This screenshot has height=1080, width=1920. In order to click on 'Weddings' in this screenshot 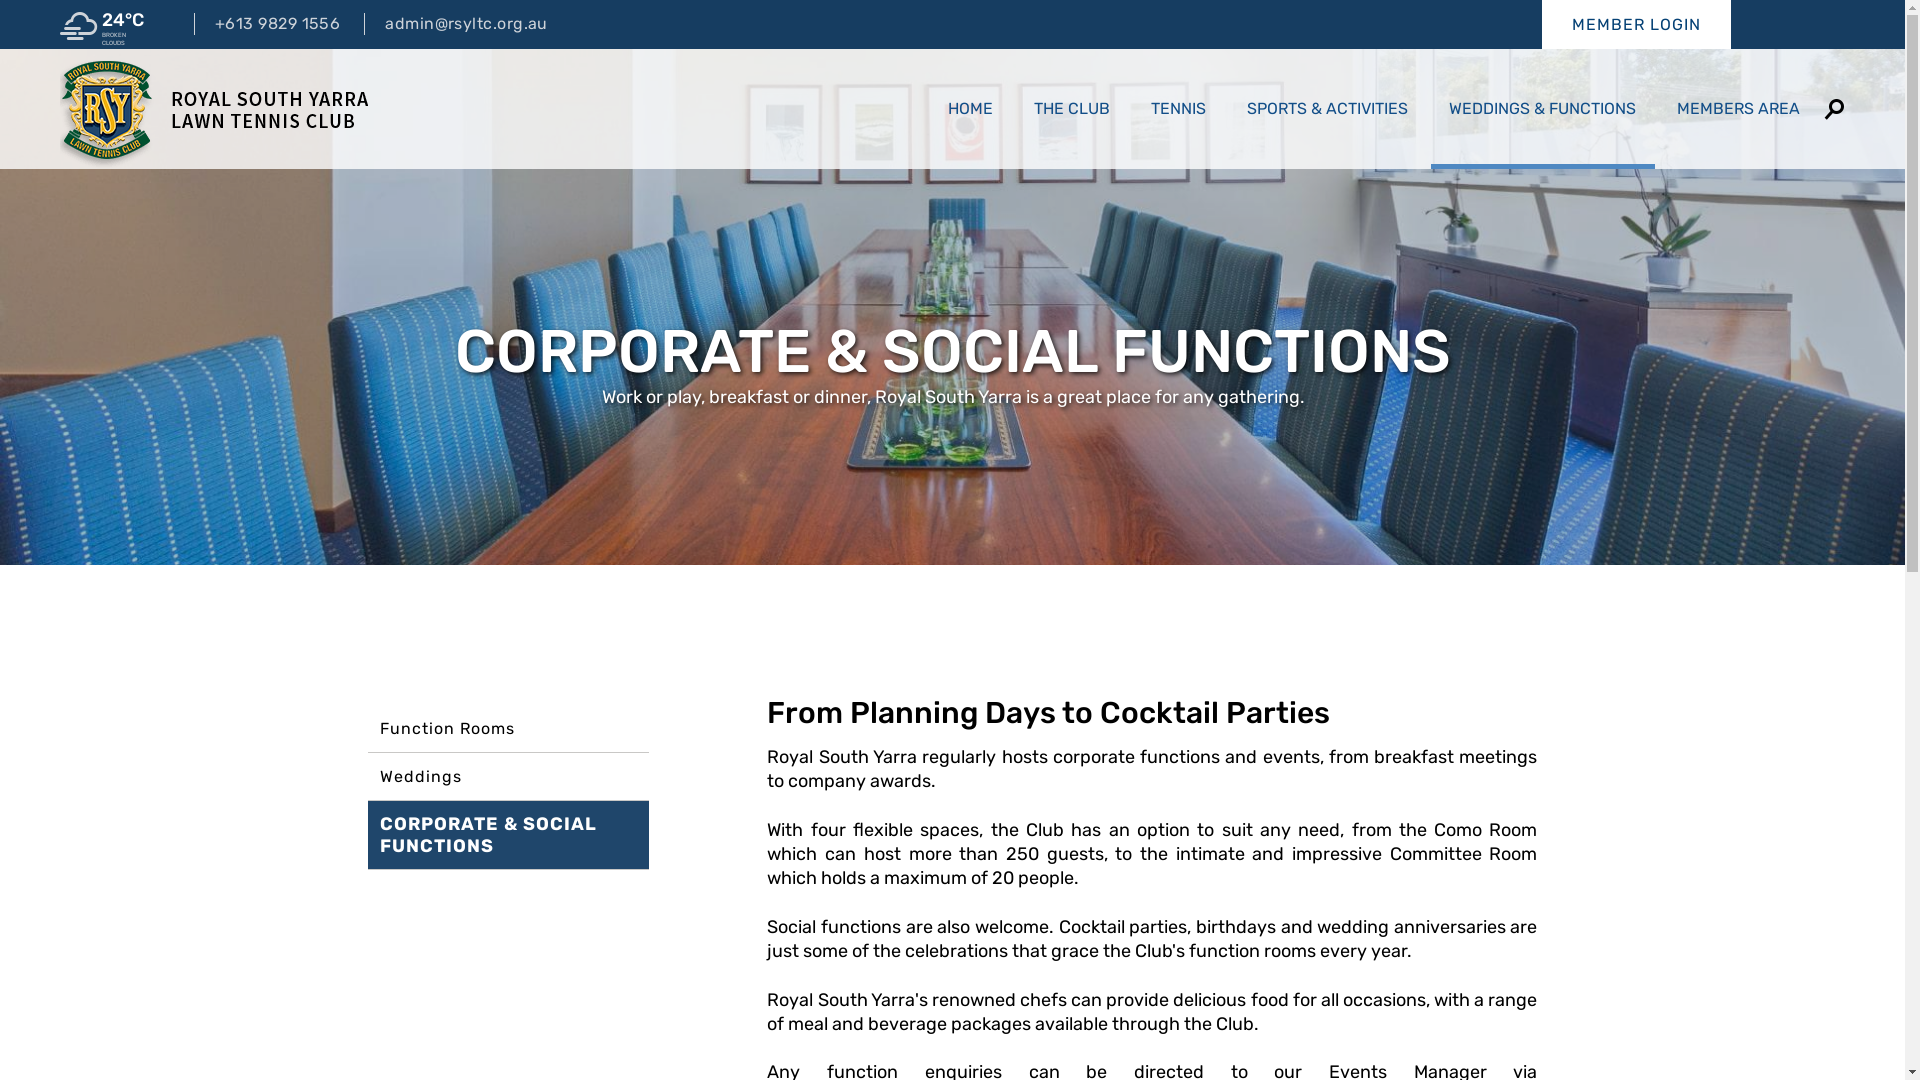, I will do `click(508, 775)`.